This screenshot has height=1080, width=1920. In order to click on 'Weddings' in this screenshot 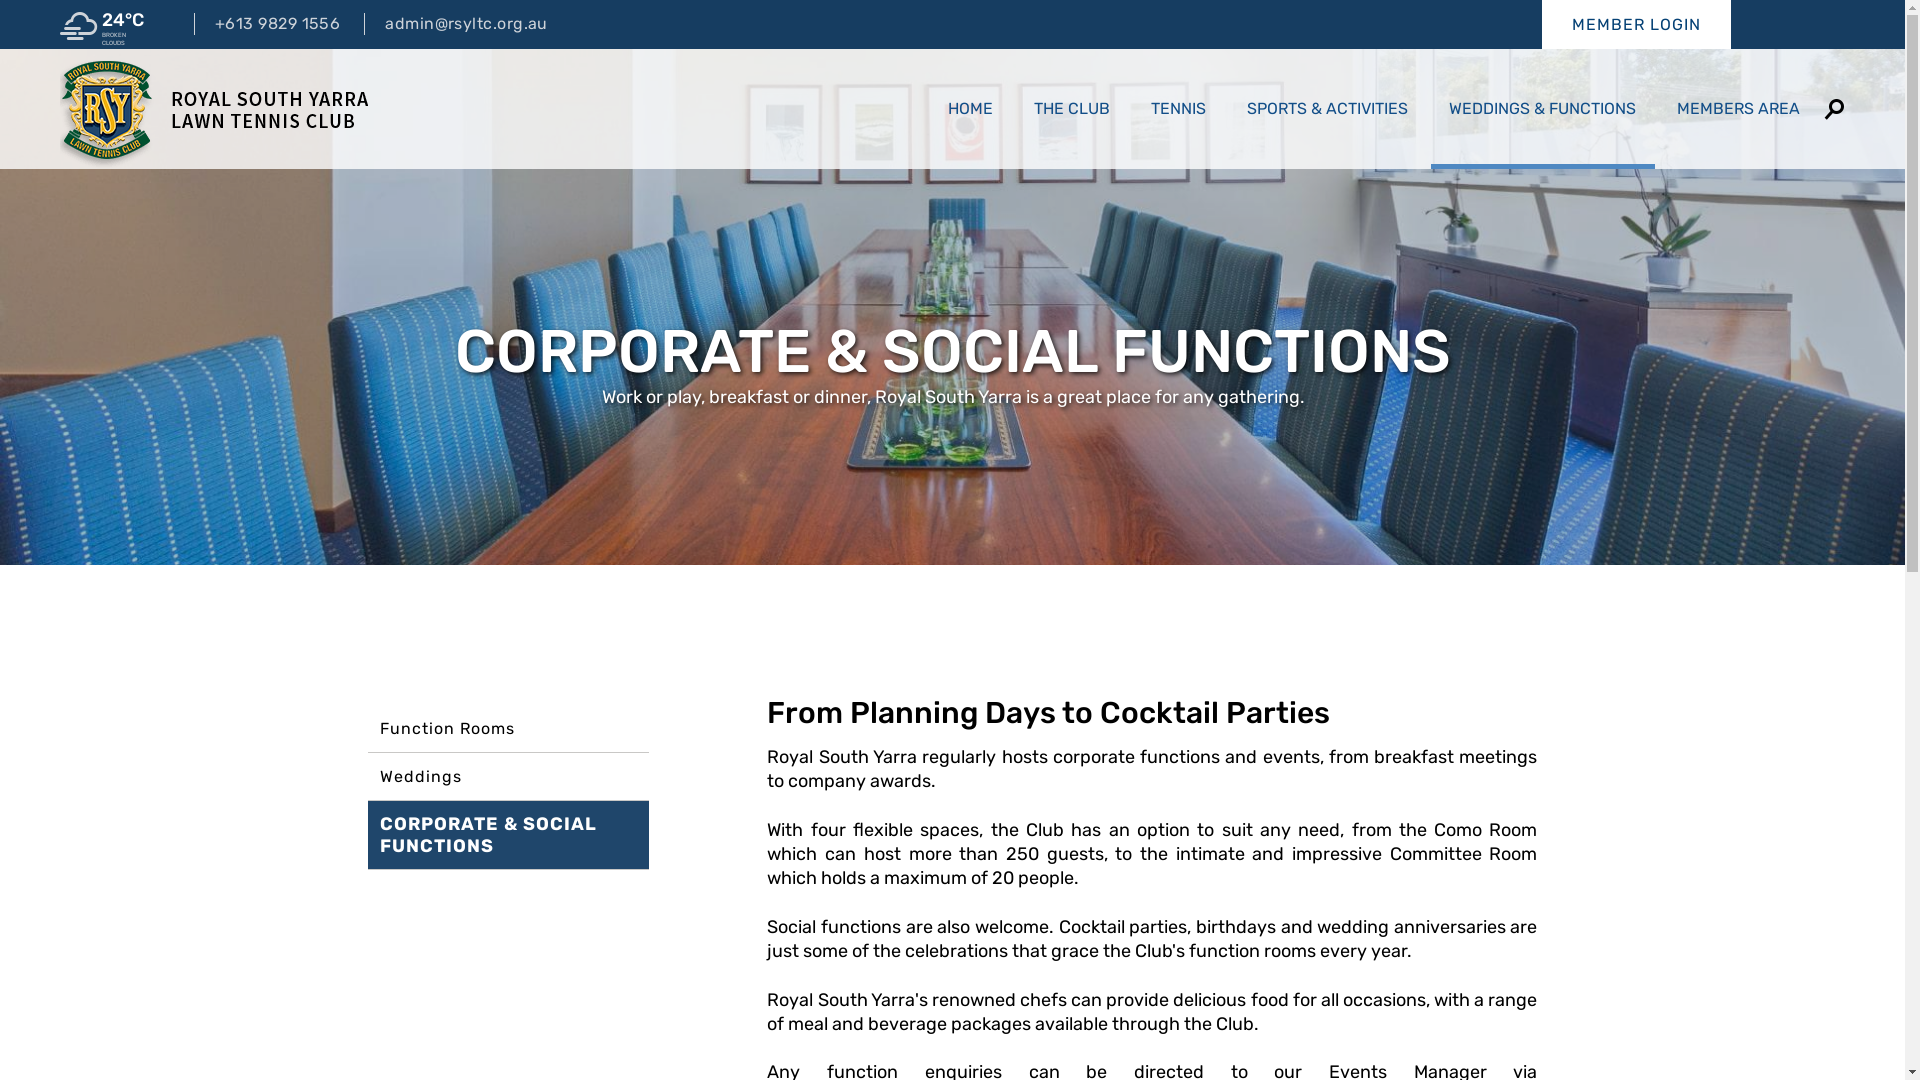, I will do `click(508, 775)`.